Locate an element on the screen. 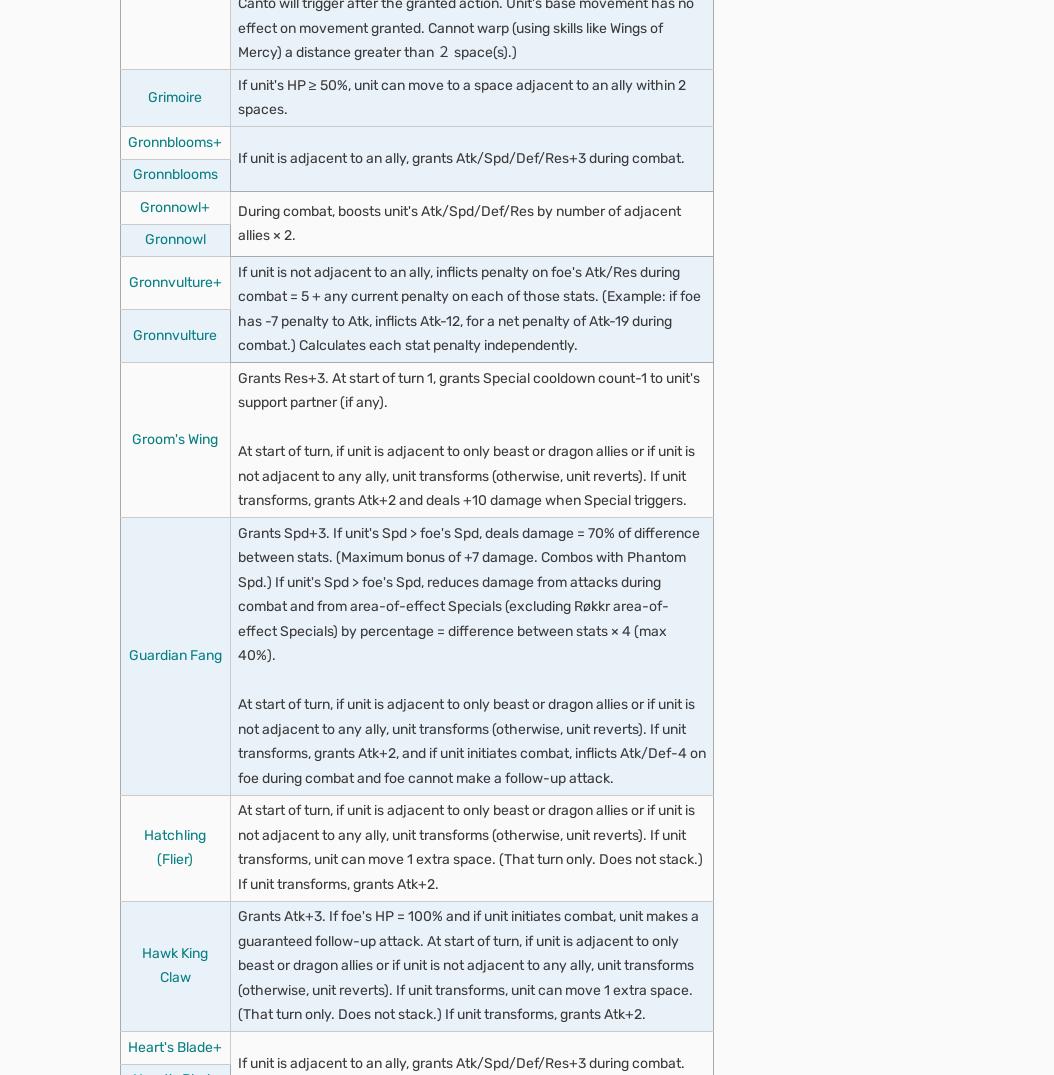  'Careers' is located at coordinates (83, 208).